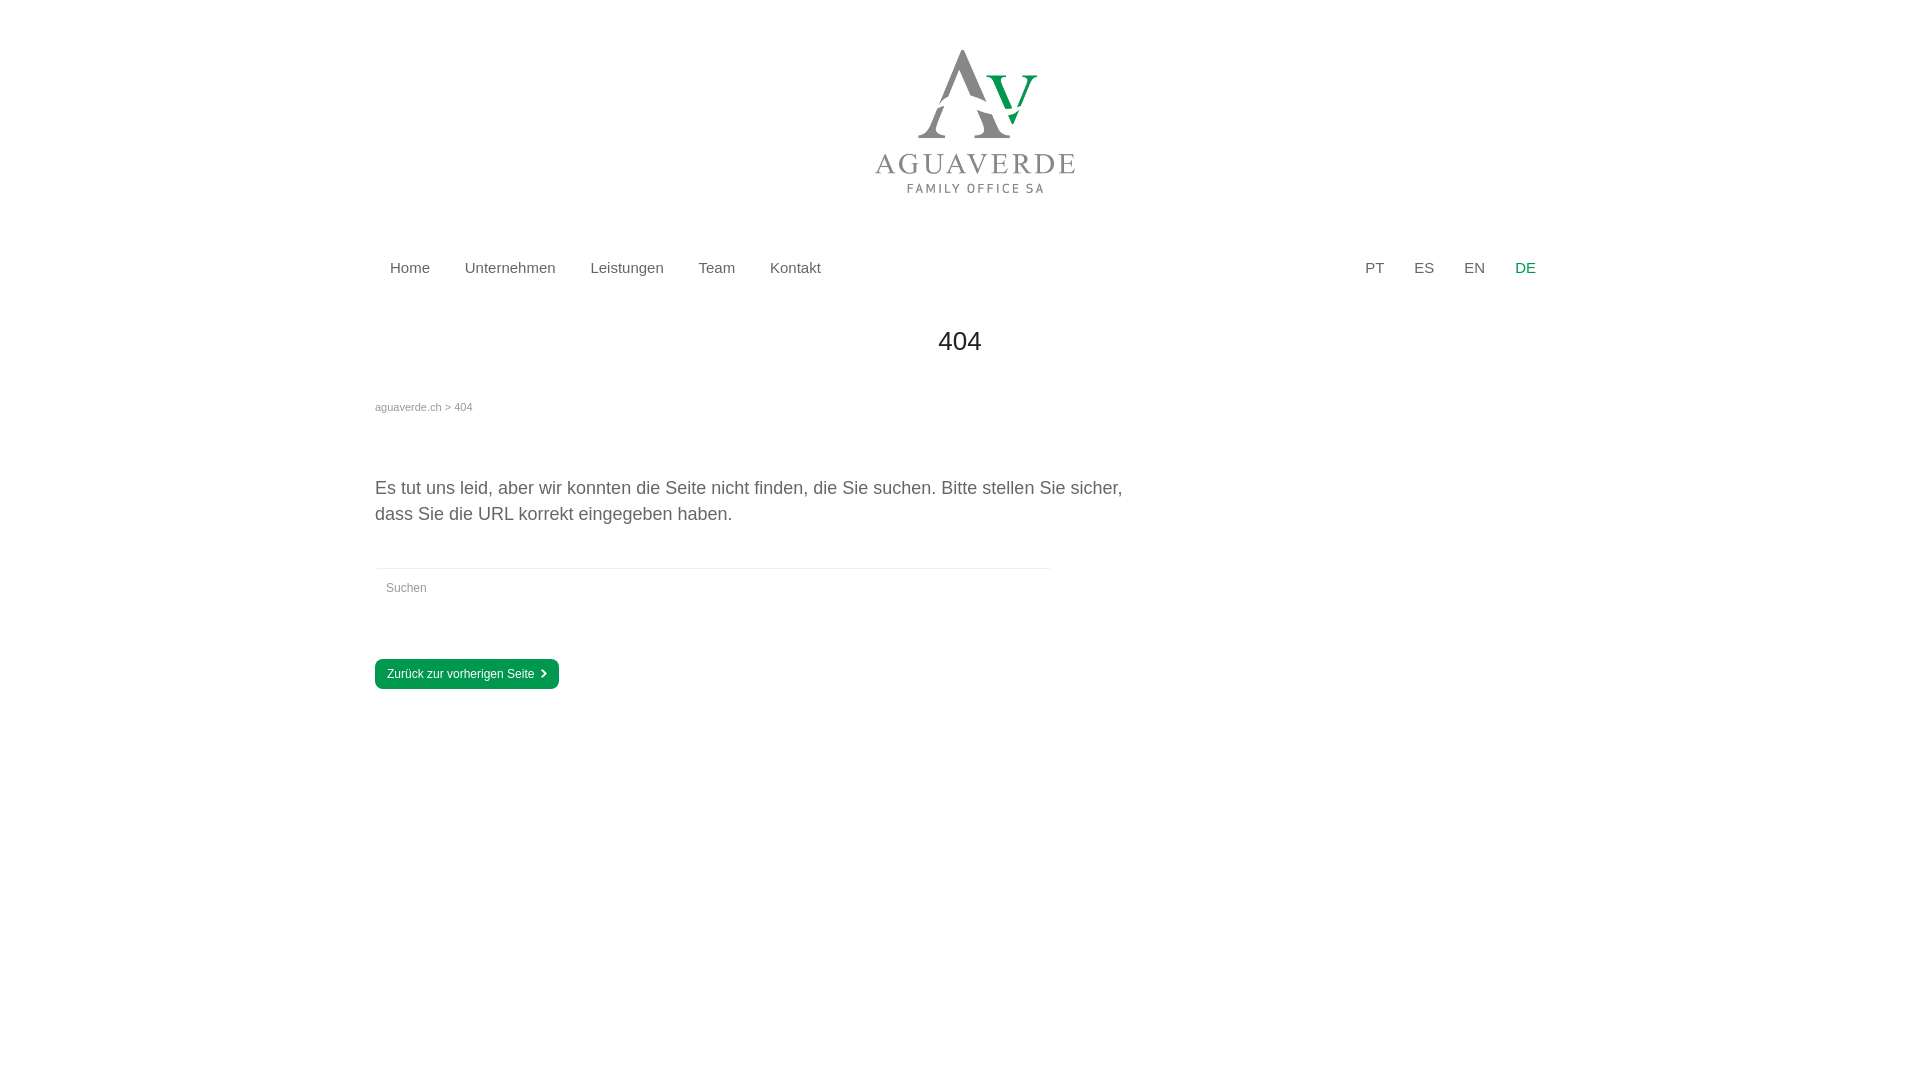 This screenshot has height=1080, width=1920. Describe the element at coordinates (717, 266) in the screenshot. I see `'Team'` at that location.